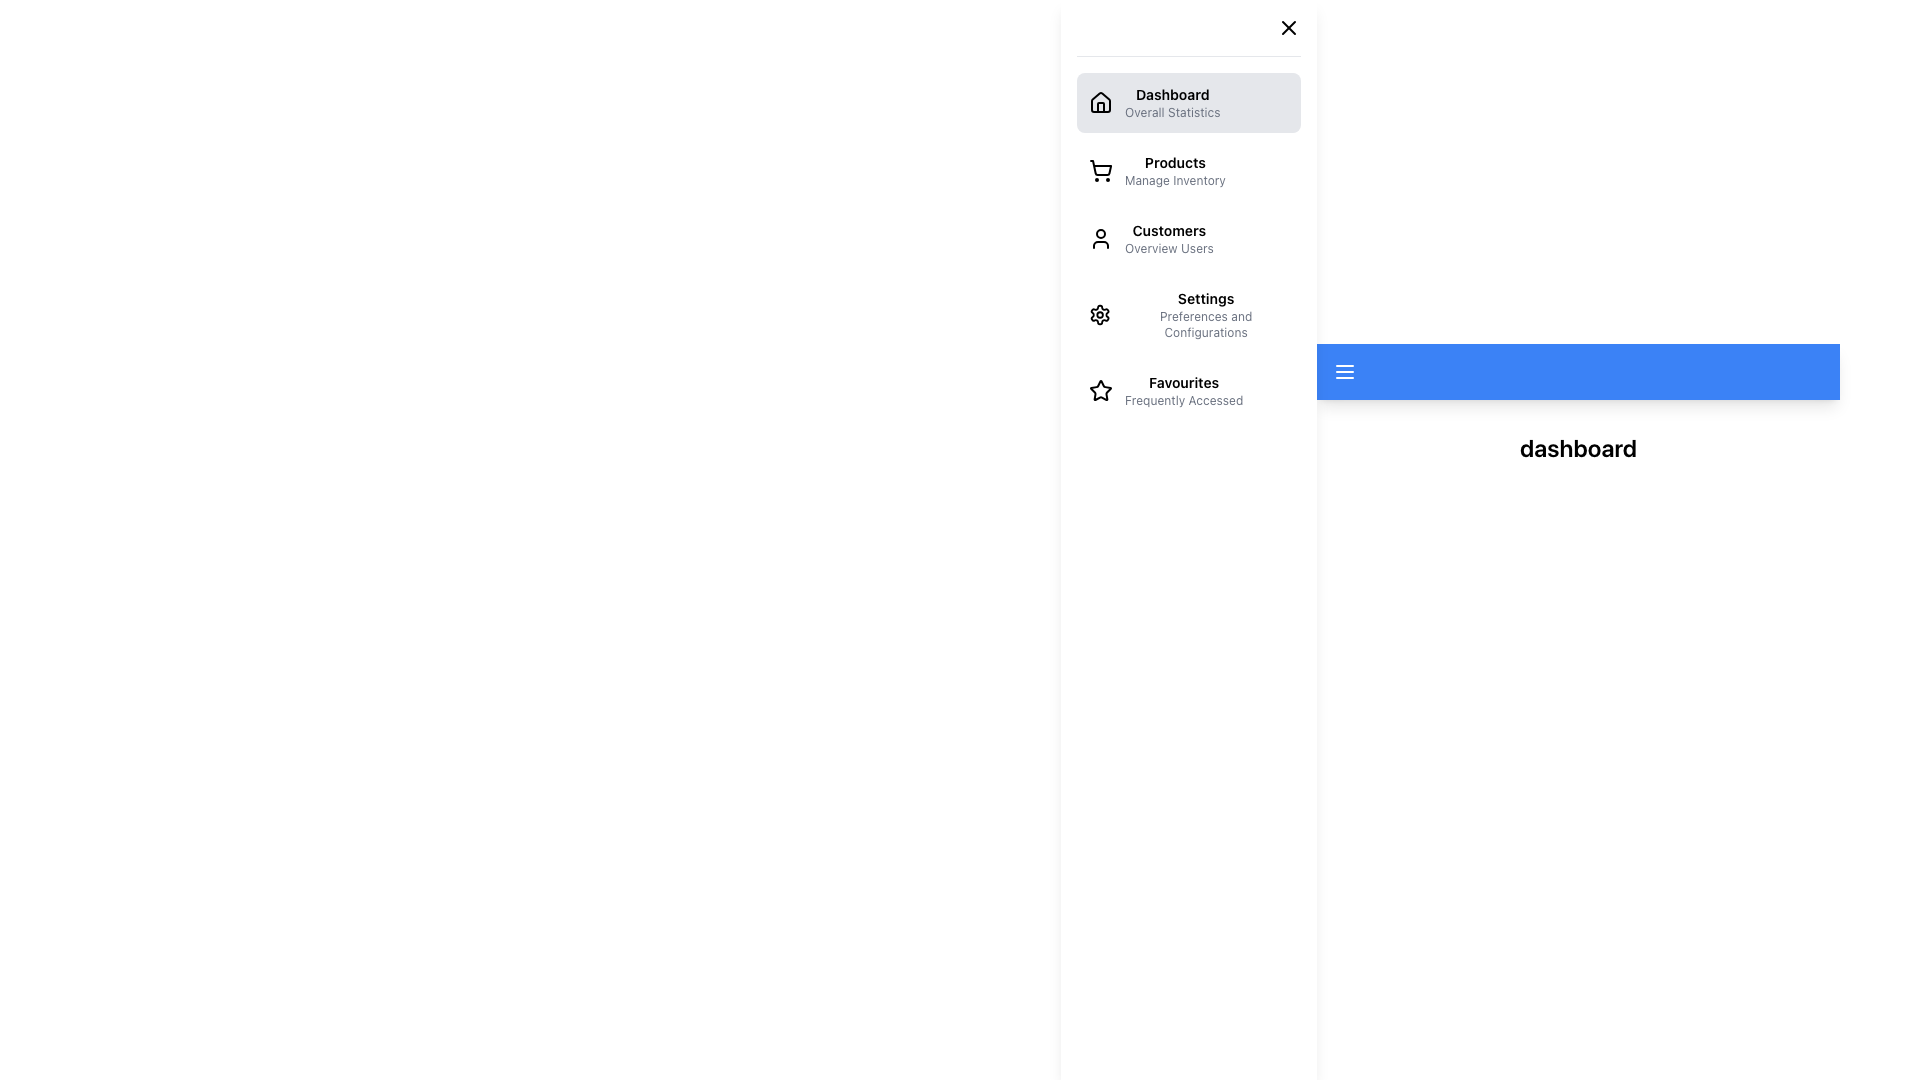 This screenshot has width=1920, height=1080. Describe the element at coordinates (1172, 112) in the screenshot. I see `the text label displaying 'Overall Statistics' located immediately below the 'Dashboard' label in the navigation menu` at that location.